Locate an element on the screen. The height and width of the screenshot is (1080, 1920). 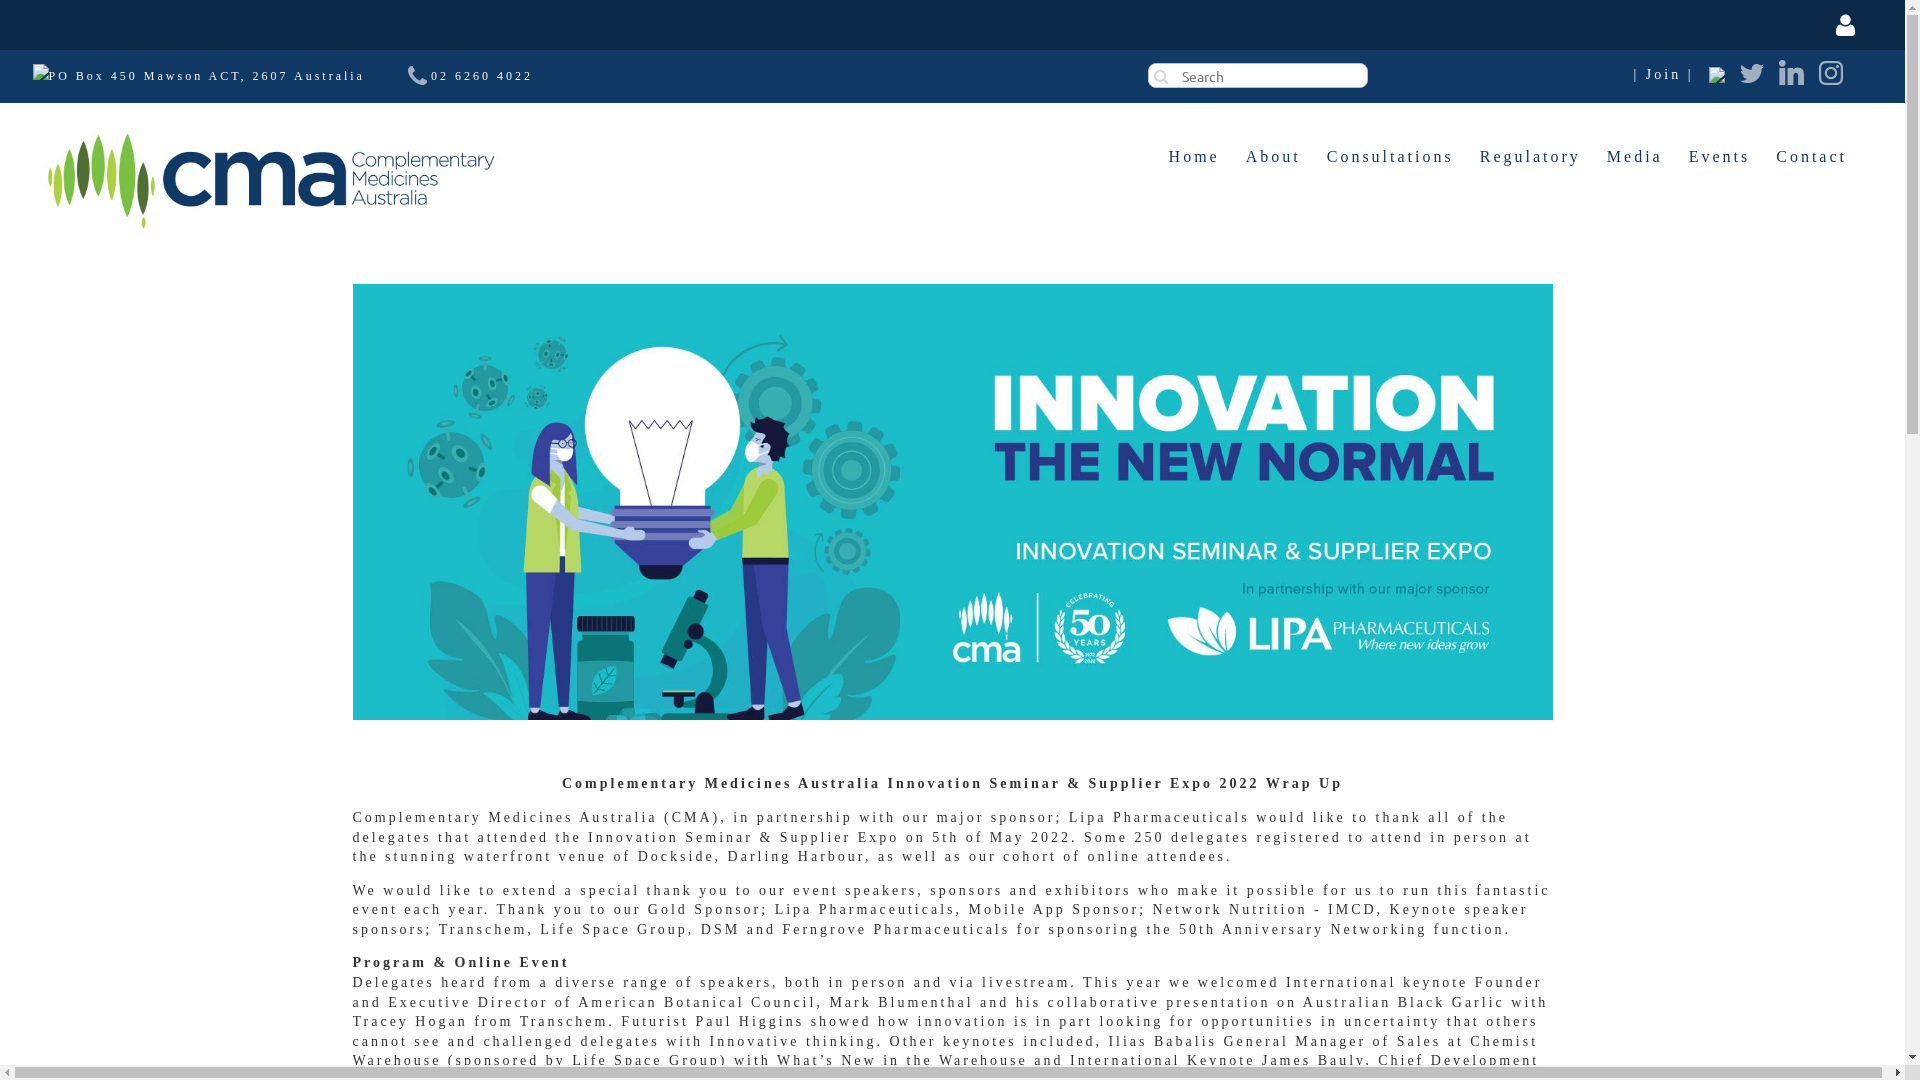
'Regulatory' is located at coordinates (1529, 156).